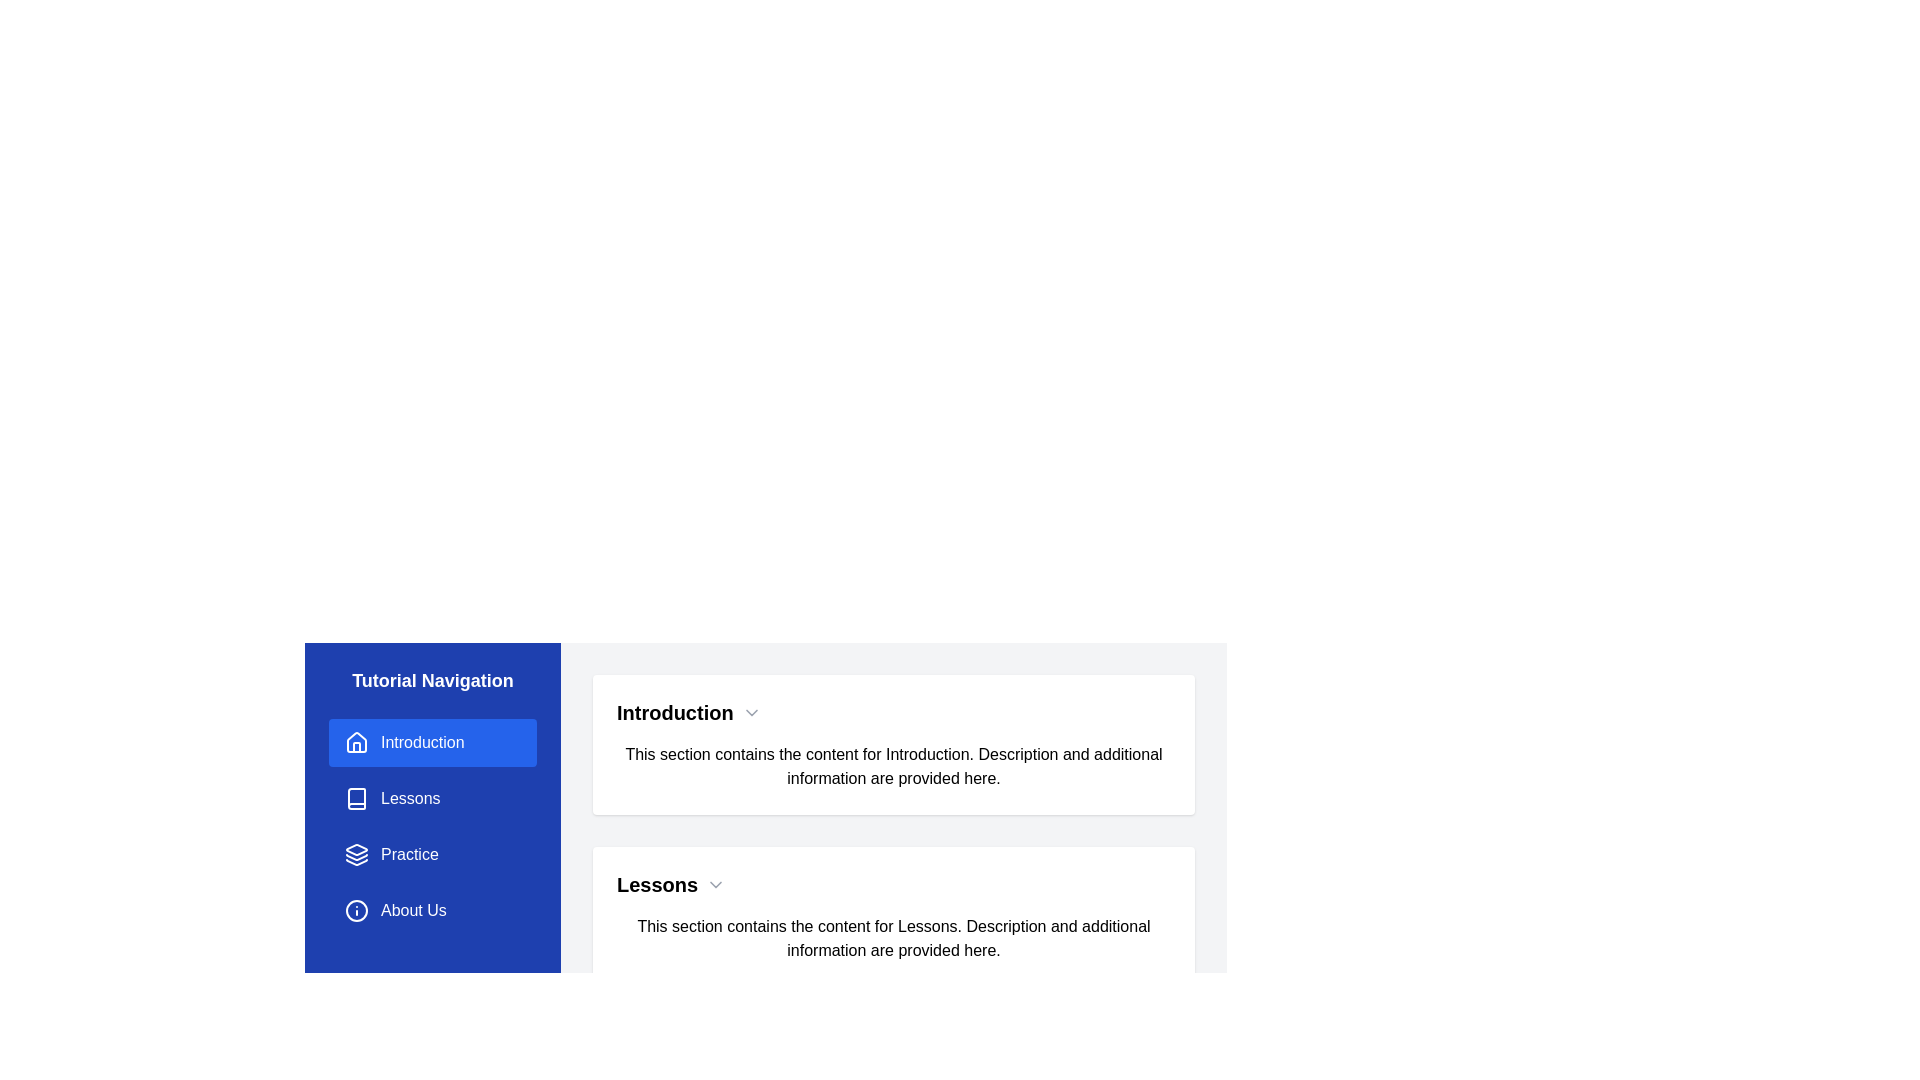 This screenshot has width=1920, height=1080. What do you see at coordinates (750, 712) in the screenshot?
I see `the icon located at the right end of the 'Introduction' heading` at bounding box center [750, 712].